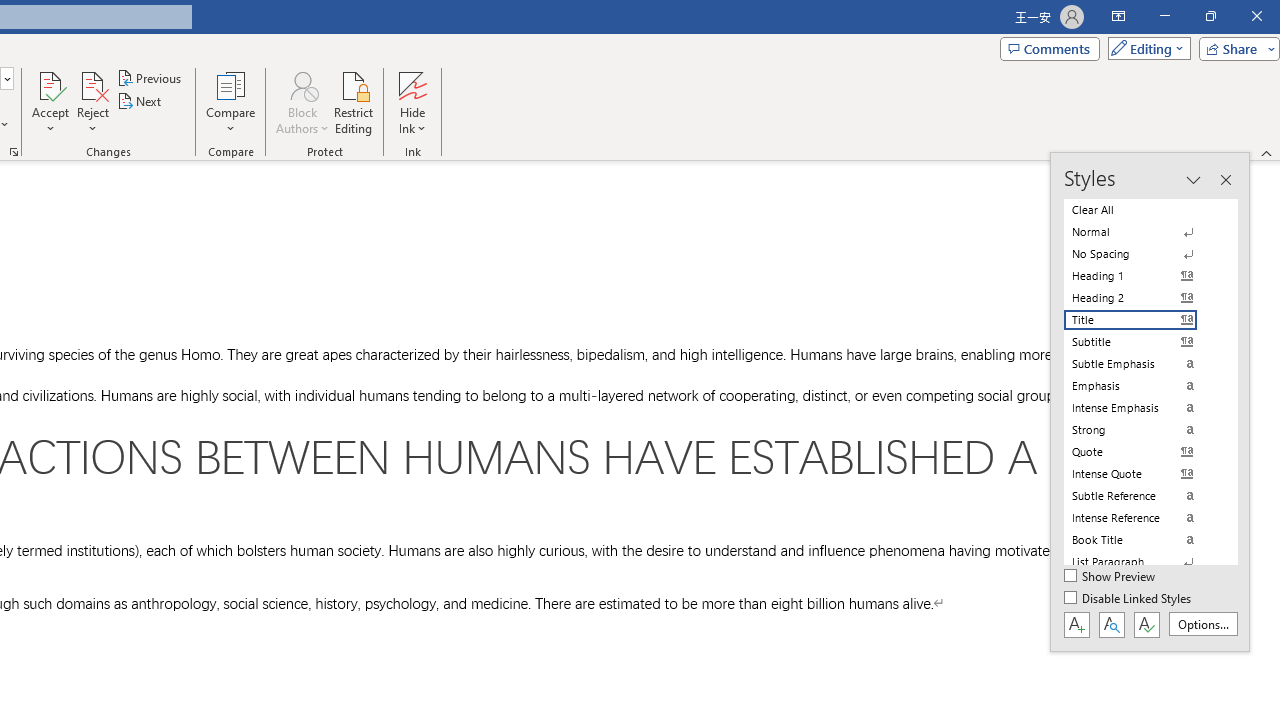  What do you see at coordinates (150, 77) in the screenshot?
I see `'Previous'` at bounding box center [150, 77].